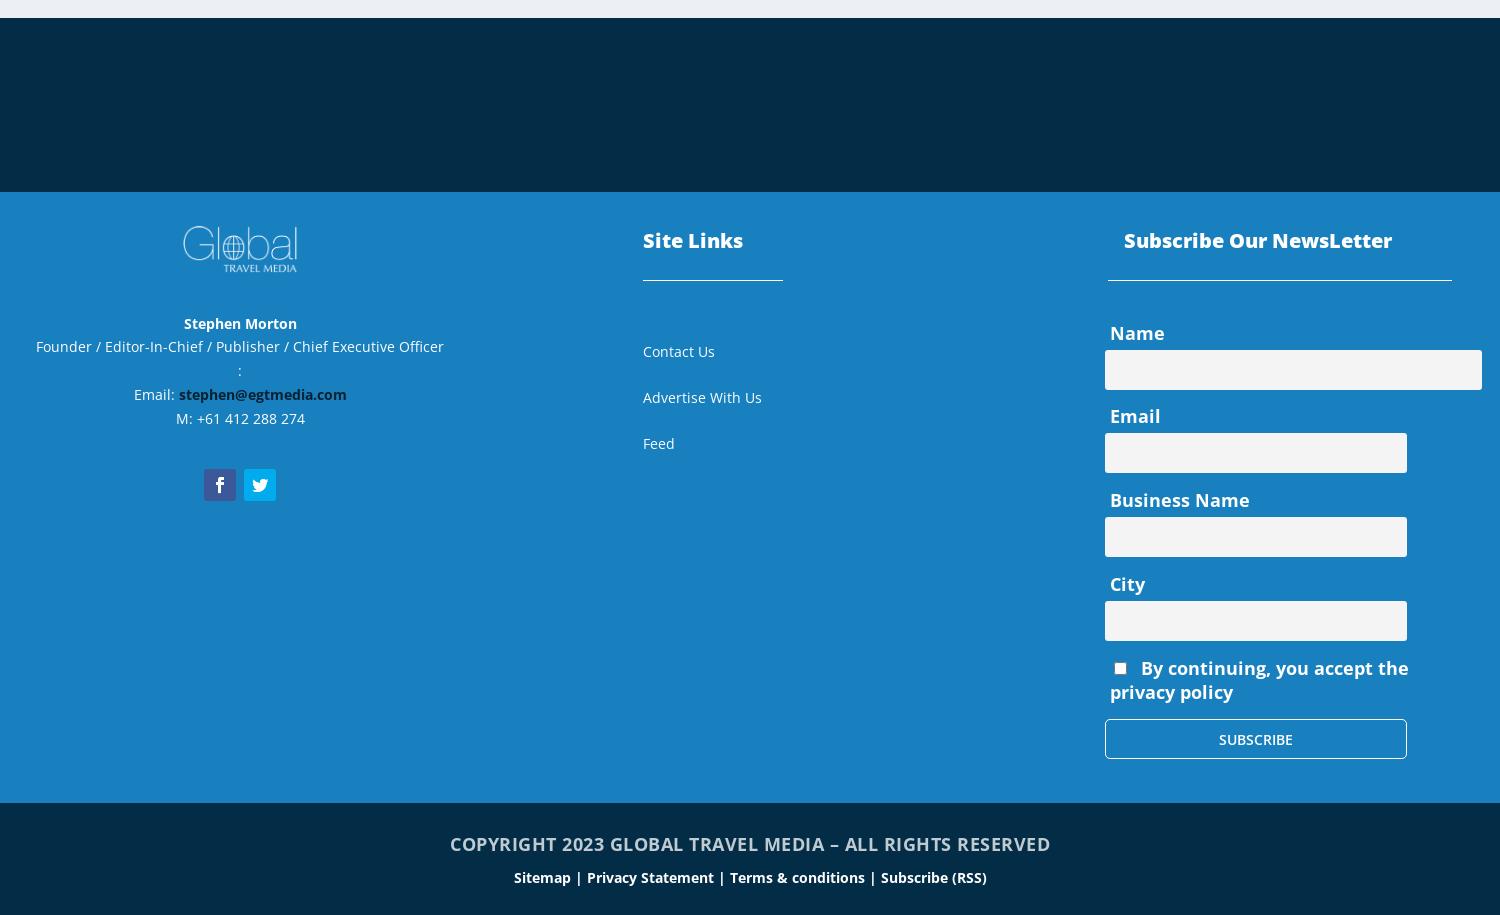 This screenshot has width=1500, height=915. What do you see at coordinates (1142, 488) in the screenshot?
I see `'July 2021'` at bounding box center [1142, 488].